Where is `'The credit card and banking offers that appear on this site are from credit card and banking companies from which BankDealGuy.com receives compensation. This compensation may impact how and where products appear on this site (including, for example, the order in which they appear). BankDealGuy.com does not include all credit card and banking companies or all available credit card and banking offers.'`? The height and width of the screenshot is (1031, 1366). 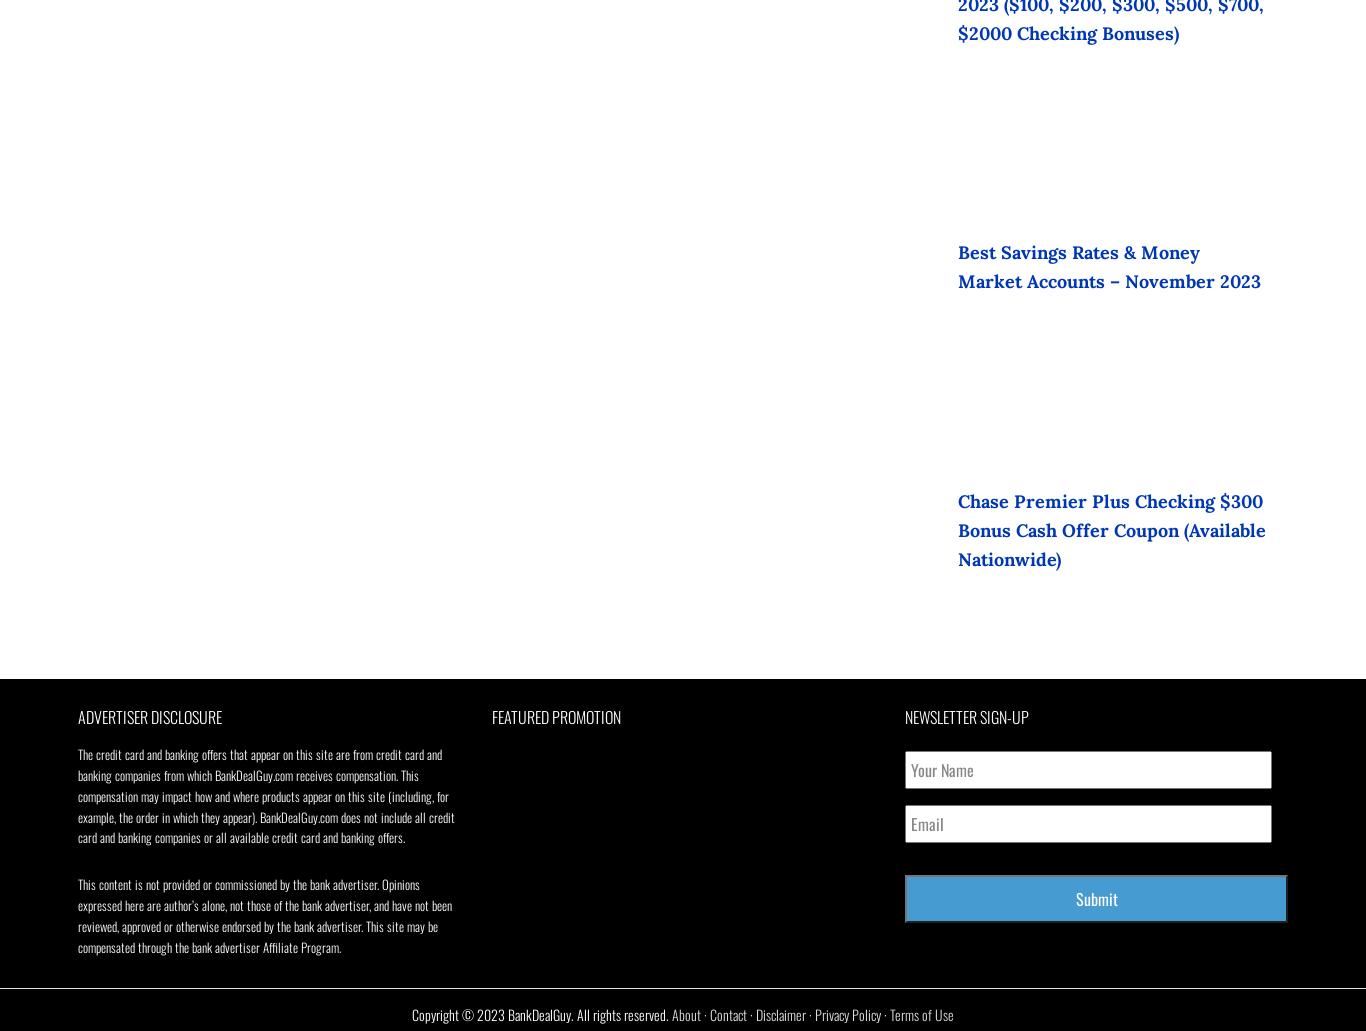
'The credit card and banking offers that appear on this site are from credit card and banking companies from which BankDealGuy.com receives compensation. This compensation may impact how and where products appear on this site (including, for example, the order in which they appear). BankDealGuy.com does not include all credit card and banking companies or all available credit card and banking offers.' is located at coordinates (266, 795).